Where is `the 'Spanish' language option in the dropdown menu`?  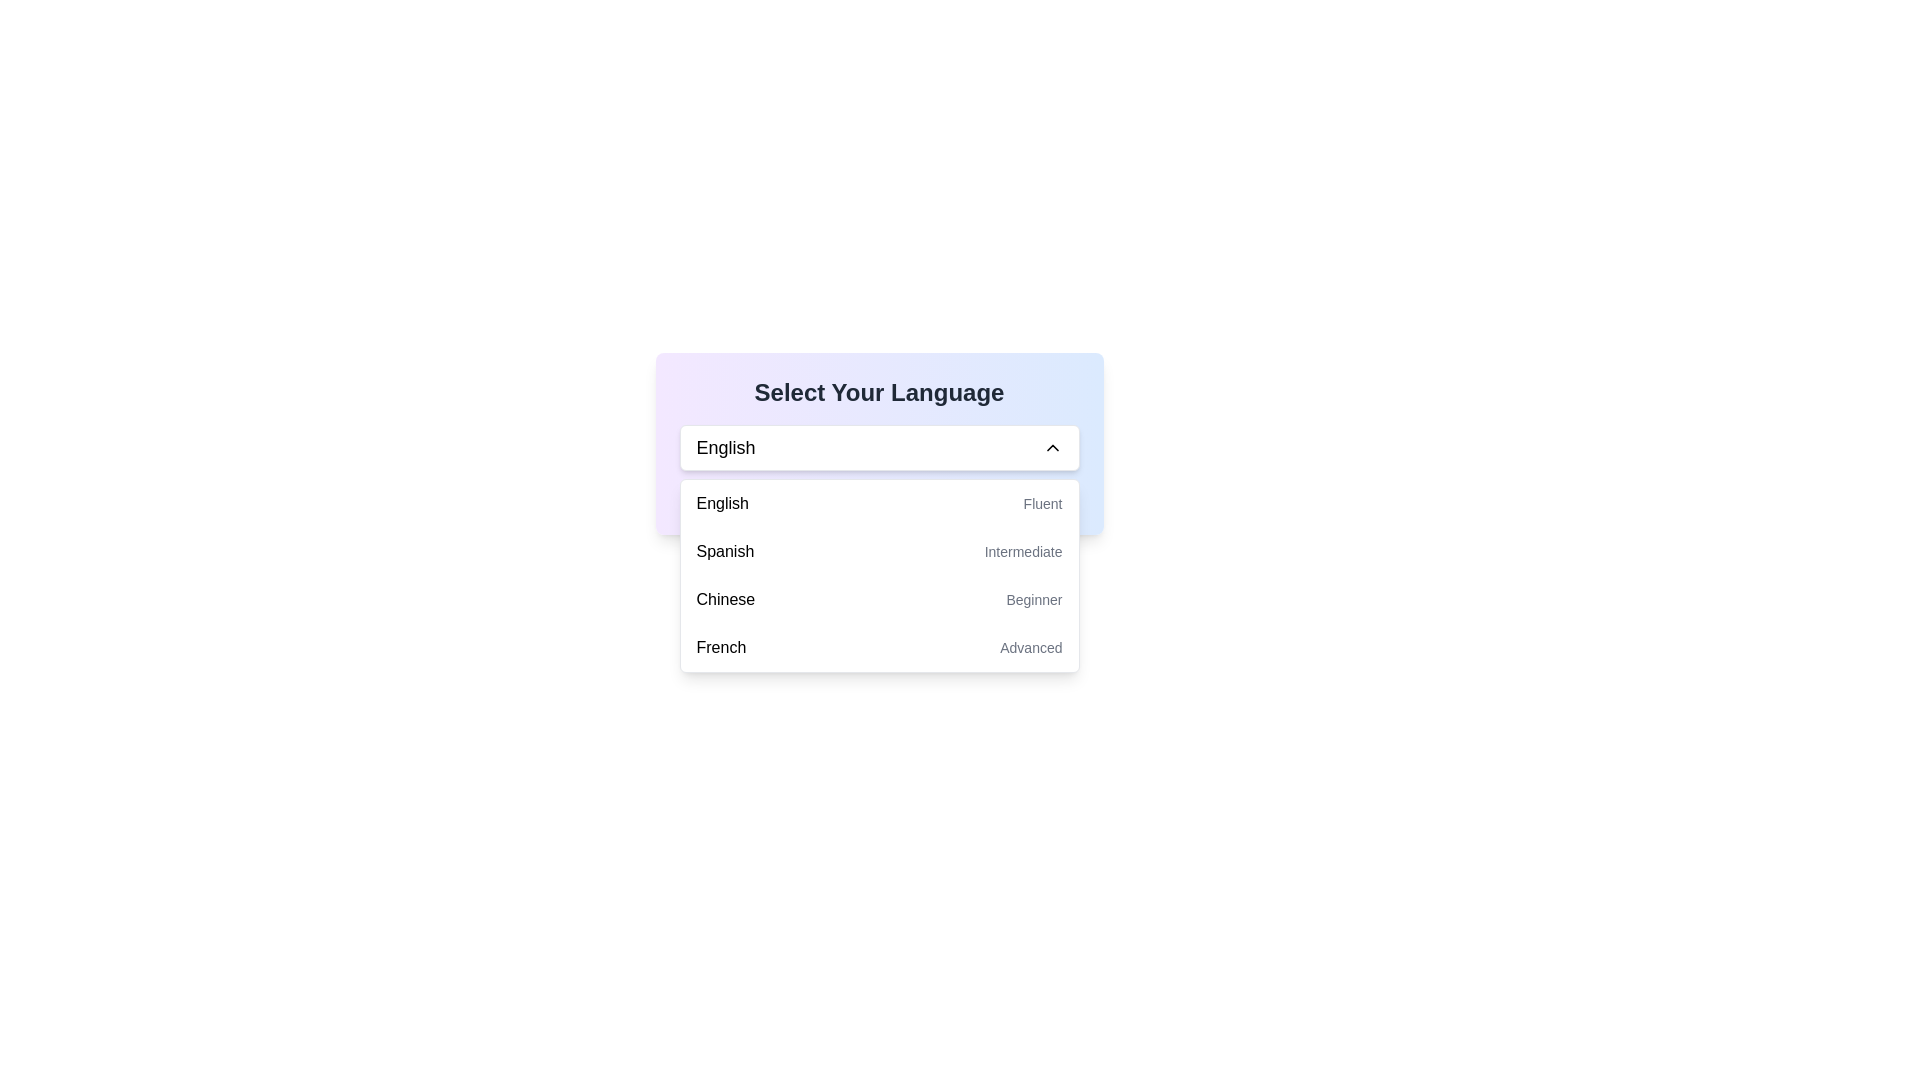 the 'Spanish' language option in the dropdown menu is located at coordinates (724, 551).